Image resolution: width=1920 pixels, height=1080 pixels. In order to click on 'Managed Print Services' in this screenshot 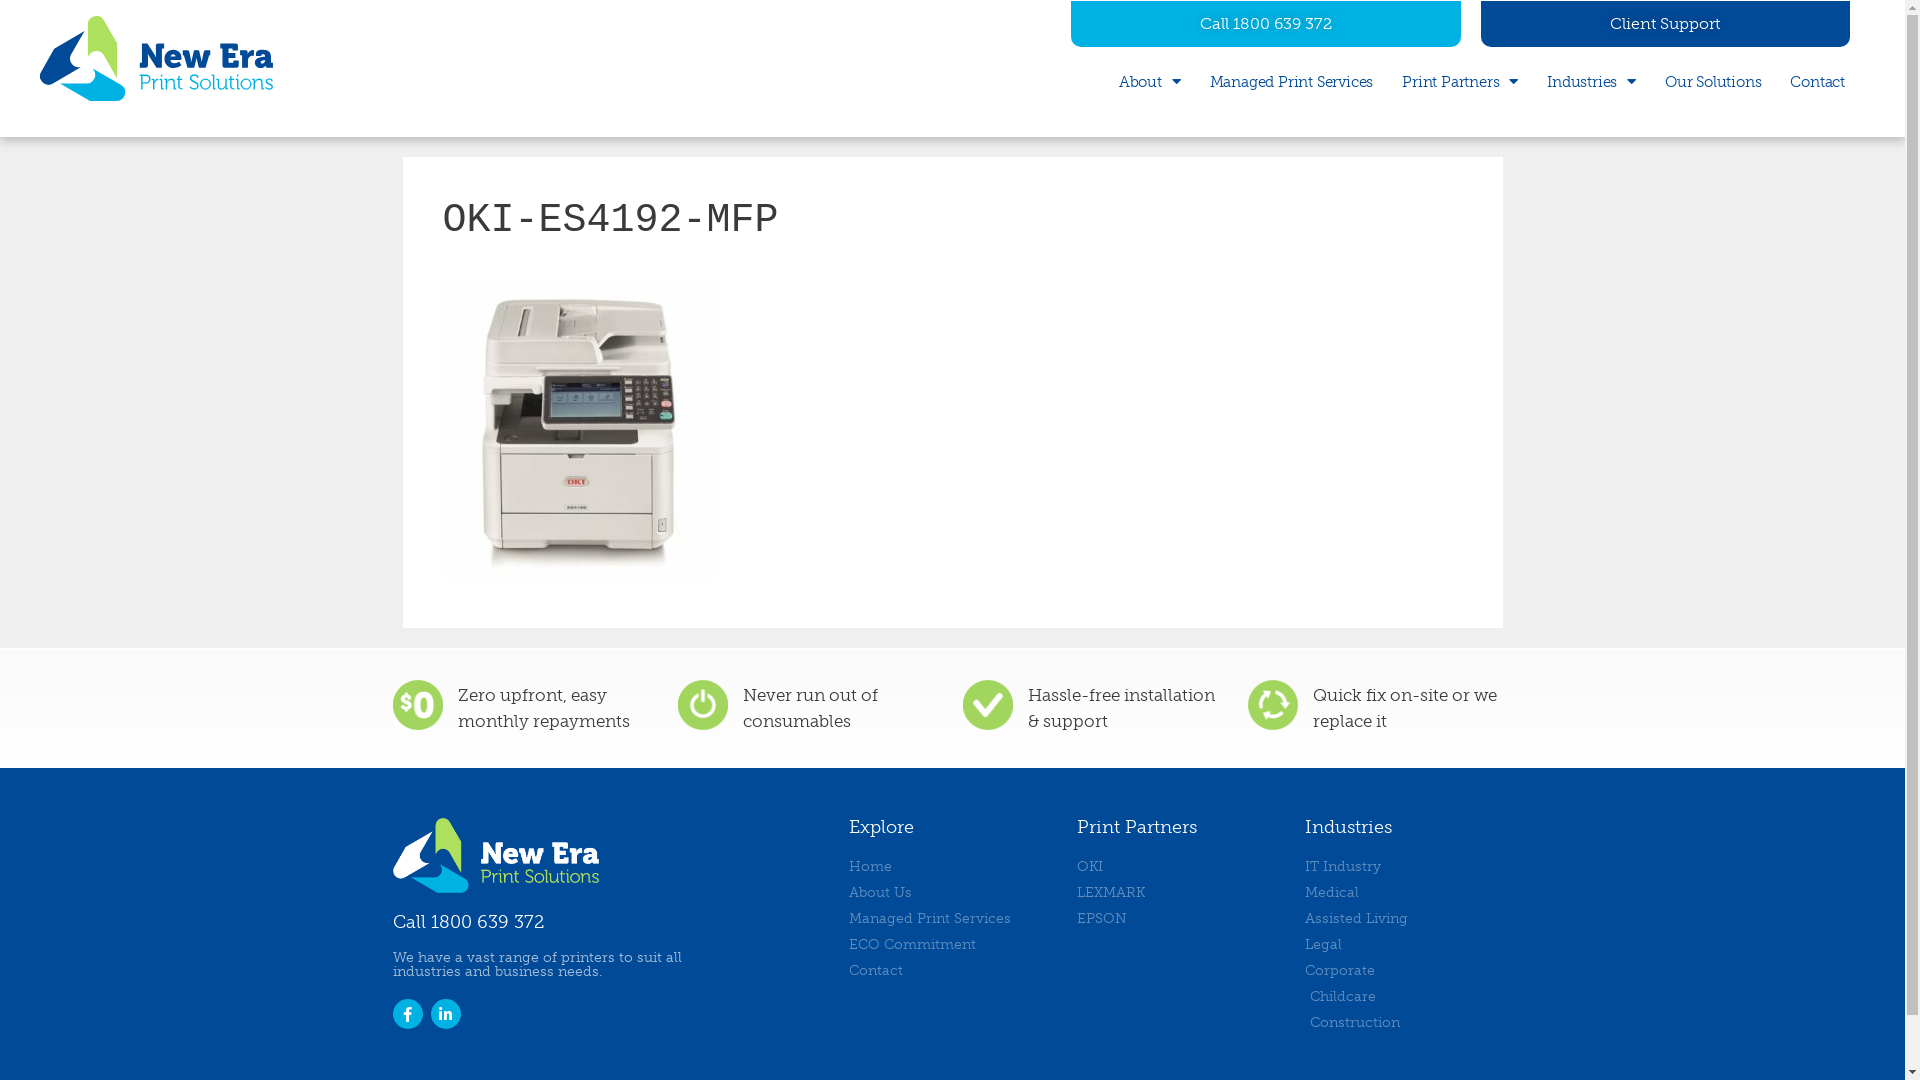, I will do `click(1291, 80)`.